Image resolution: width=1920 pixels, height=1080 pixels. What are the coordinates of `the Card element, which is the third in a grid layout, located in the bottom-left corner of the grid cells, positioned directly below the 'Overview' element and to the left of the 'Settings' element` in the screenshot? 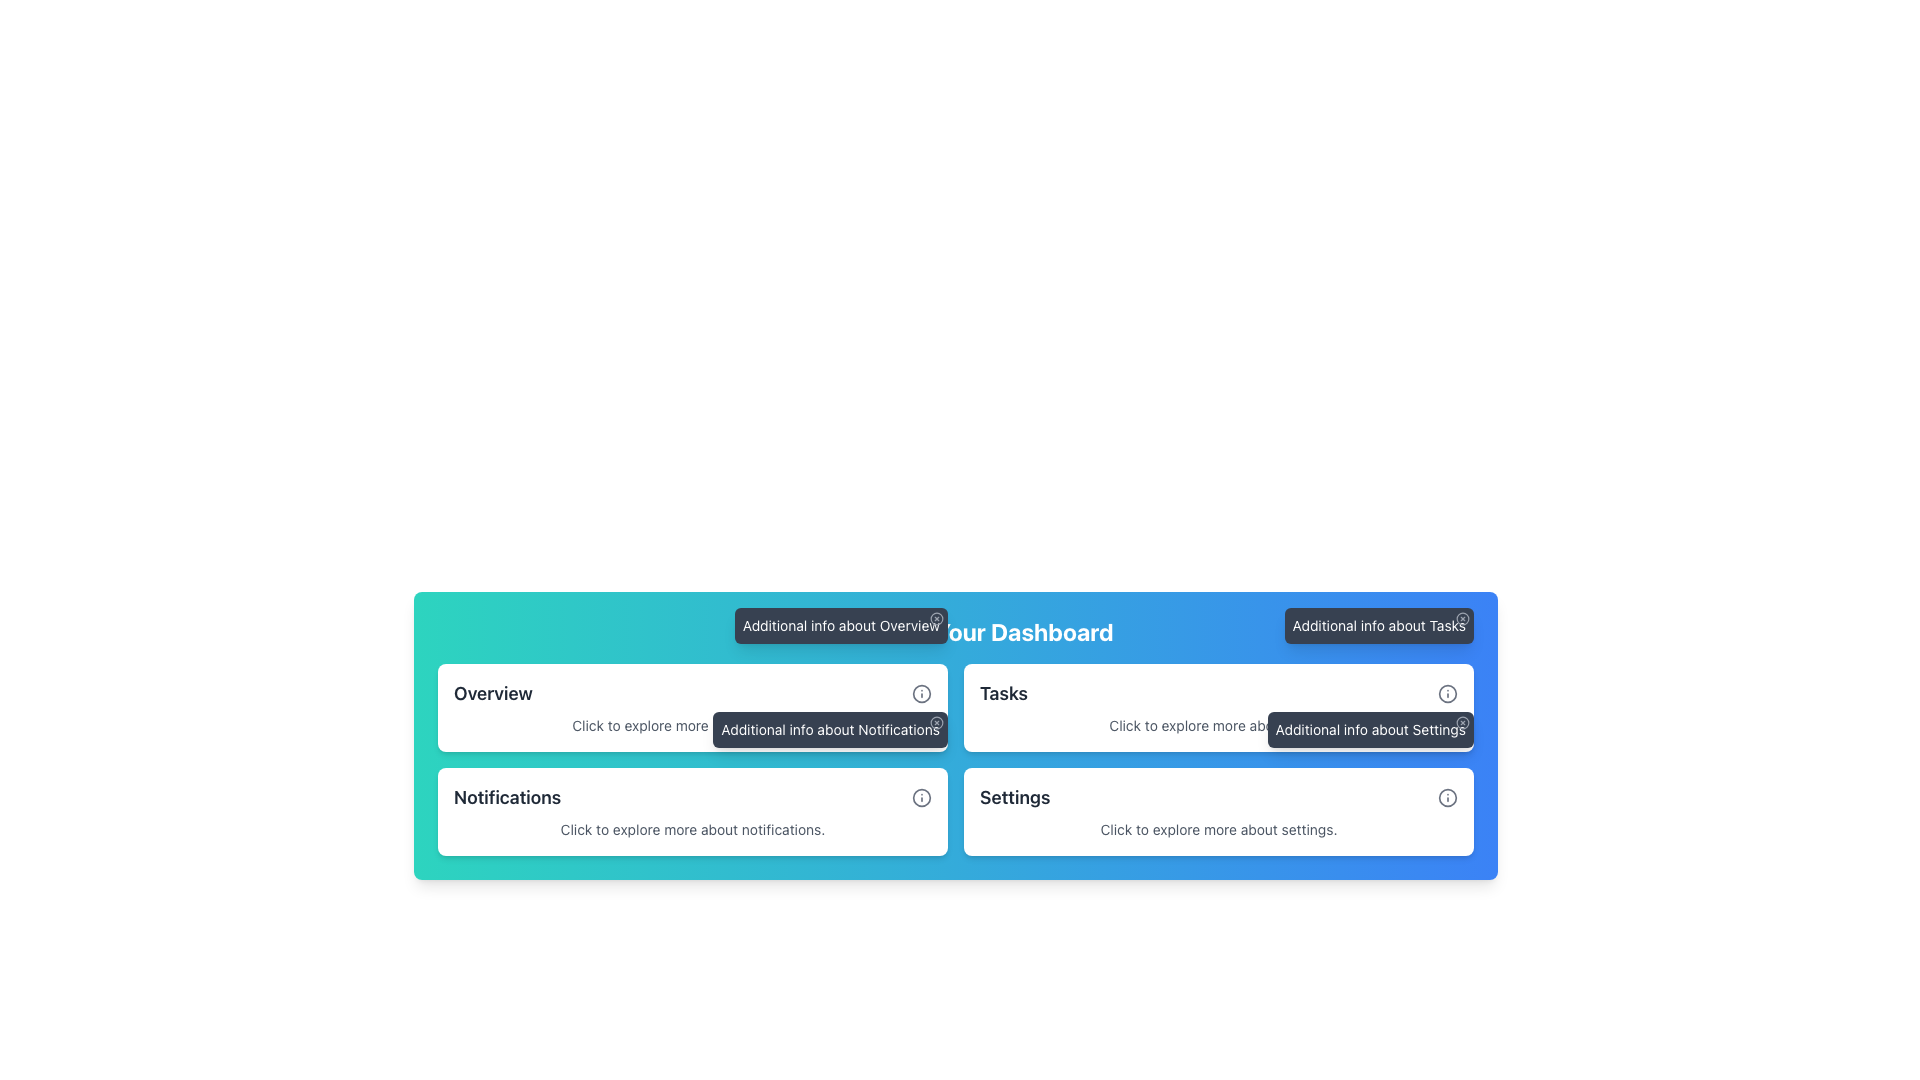 It's located at (692, 812).